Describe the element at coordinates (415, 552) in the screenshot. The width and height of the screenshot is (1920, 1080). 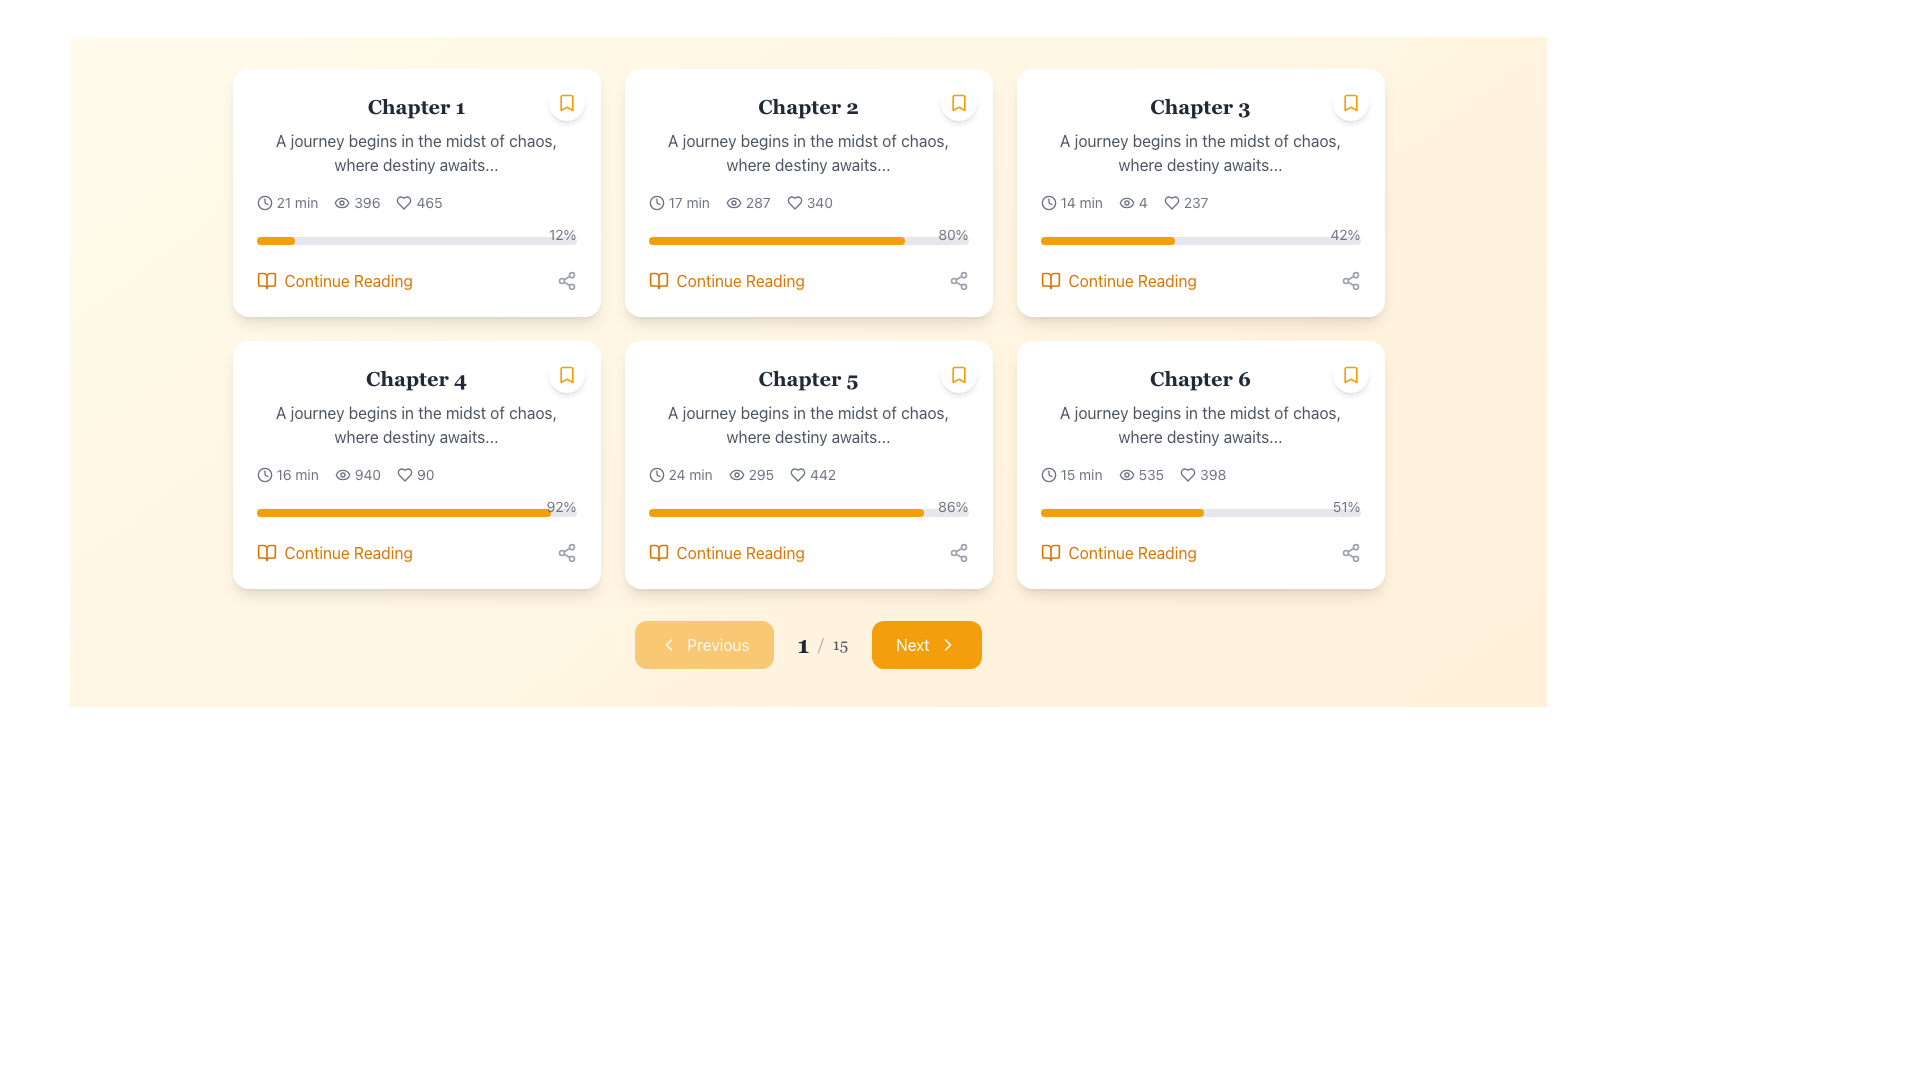
I see `the interactive button located beneath the progress bar indicating '92%' progress in the bottom section of the fourth card in a grid layout` at that location.